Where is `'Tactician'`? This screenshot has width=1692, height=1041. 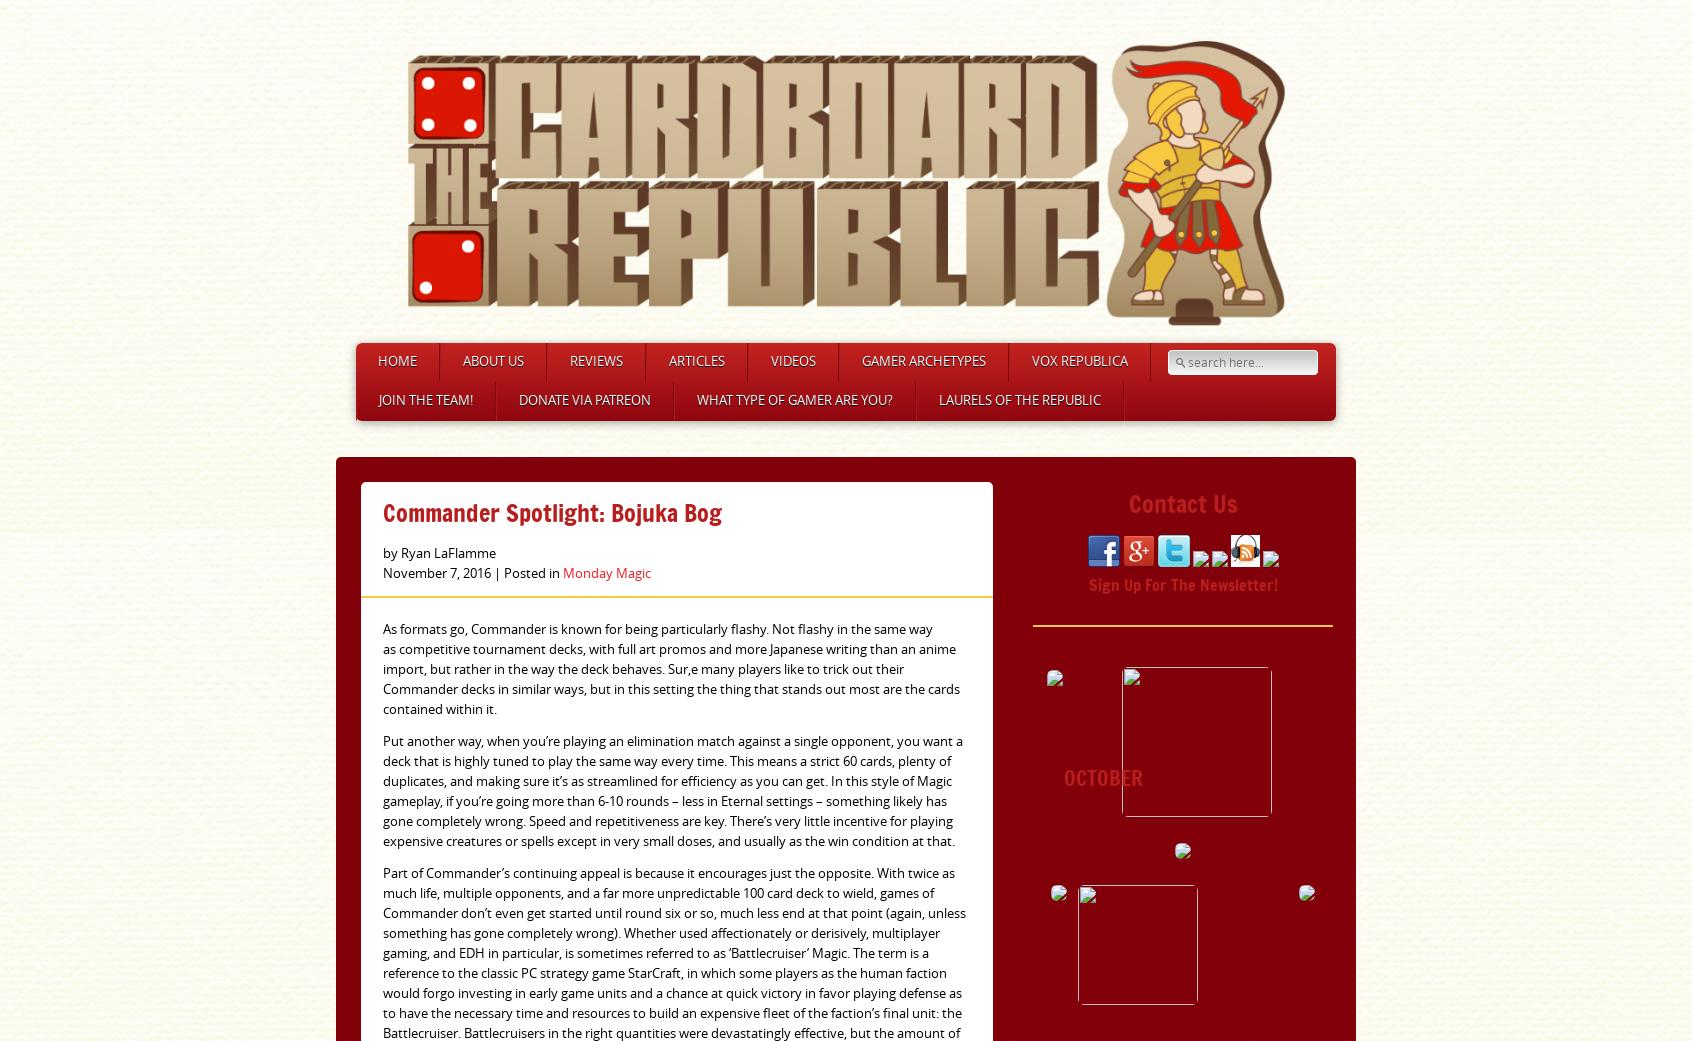 'Tactician' is located at coordinates (1036, 420).